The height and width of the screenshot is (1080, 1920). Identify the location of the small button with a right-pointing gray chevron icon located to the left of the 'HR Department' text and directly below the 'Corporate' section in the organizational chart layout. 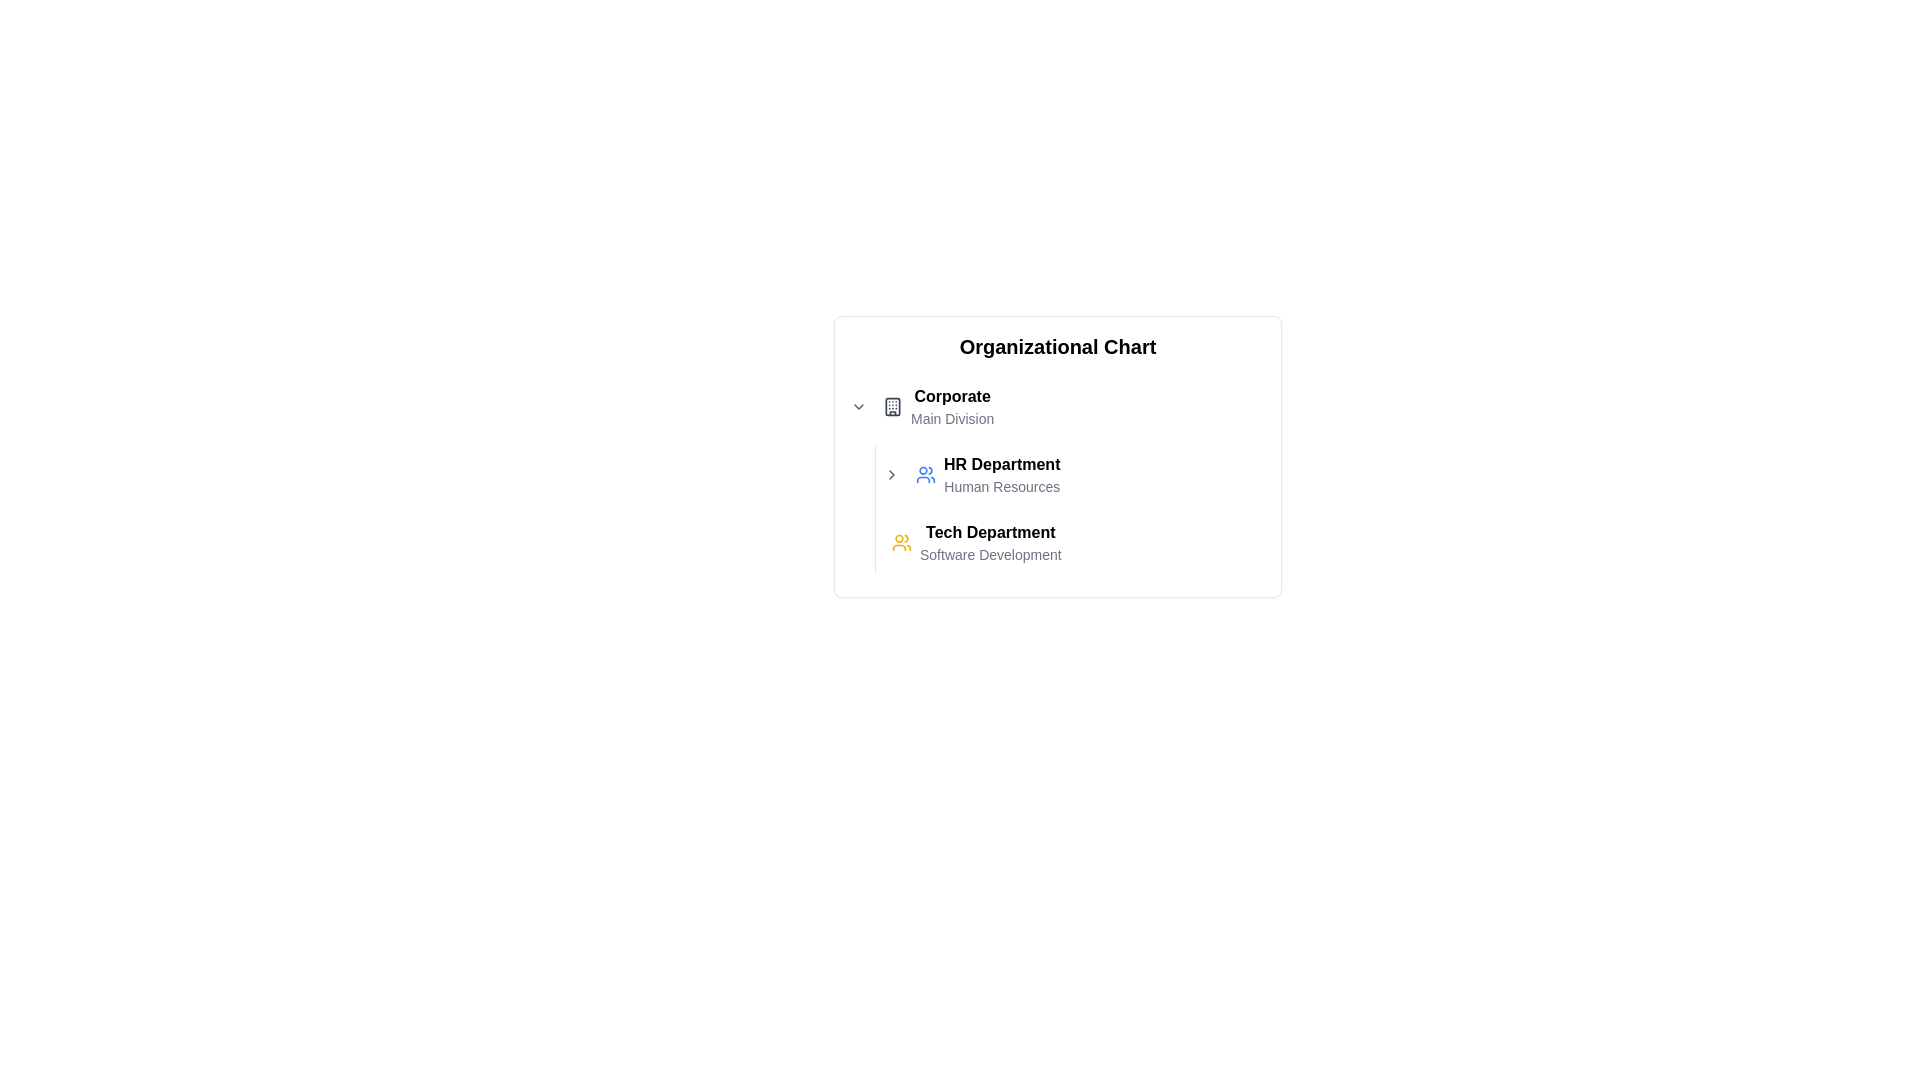
(891, 474).